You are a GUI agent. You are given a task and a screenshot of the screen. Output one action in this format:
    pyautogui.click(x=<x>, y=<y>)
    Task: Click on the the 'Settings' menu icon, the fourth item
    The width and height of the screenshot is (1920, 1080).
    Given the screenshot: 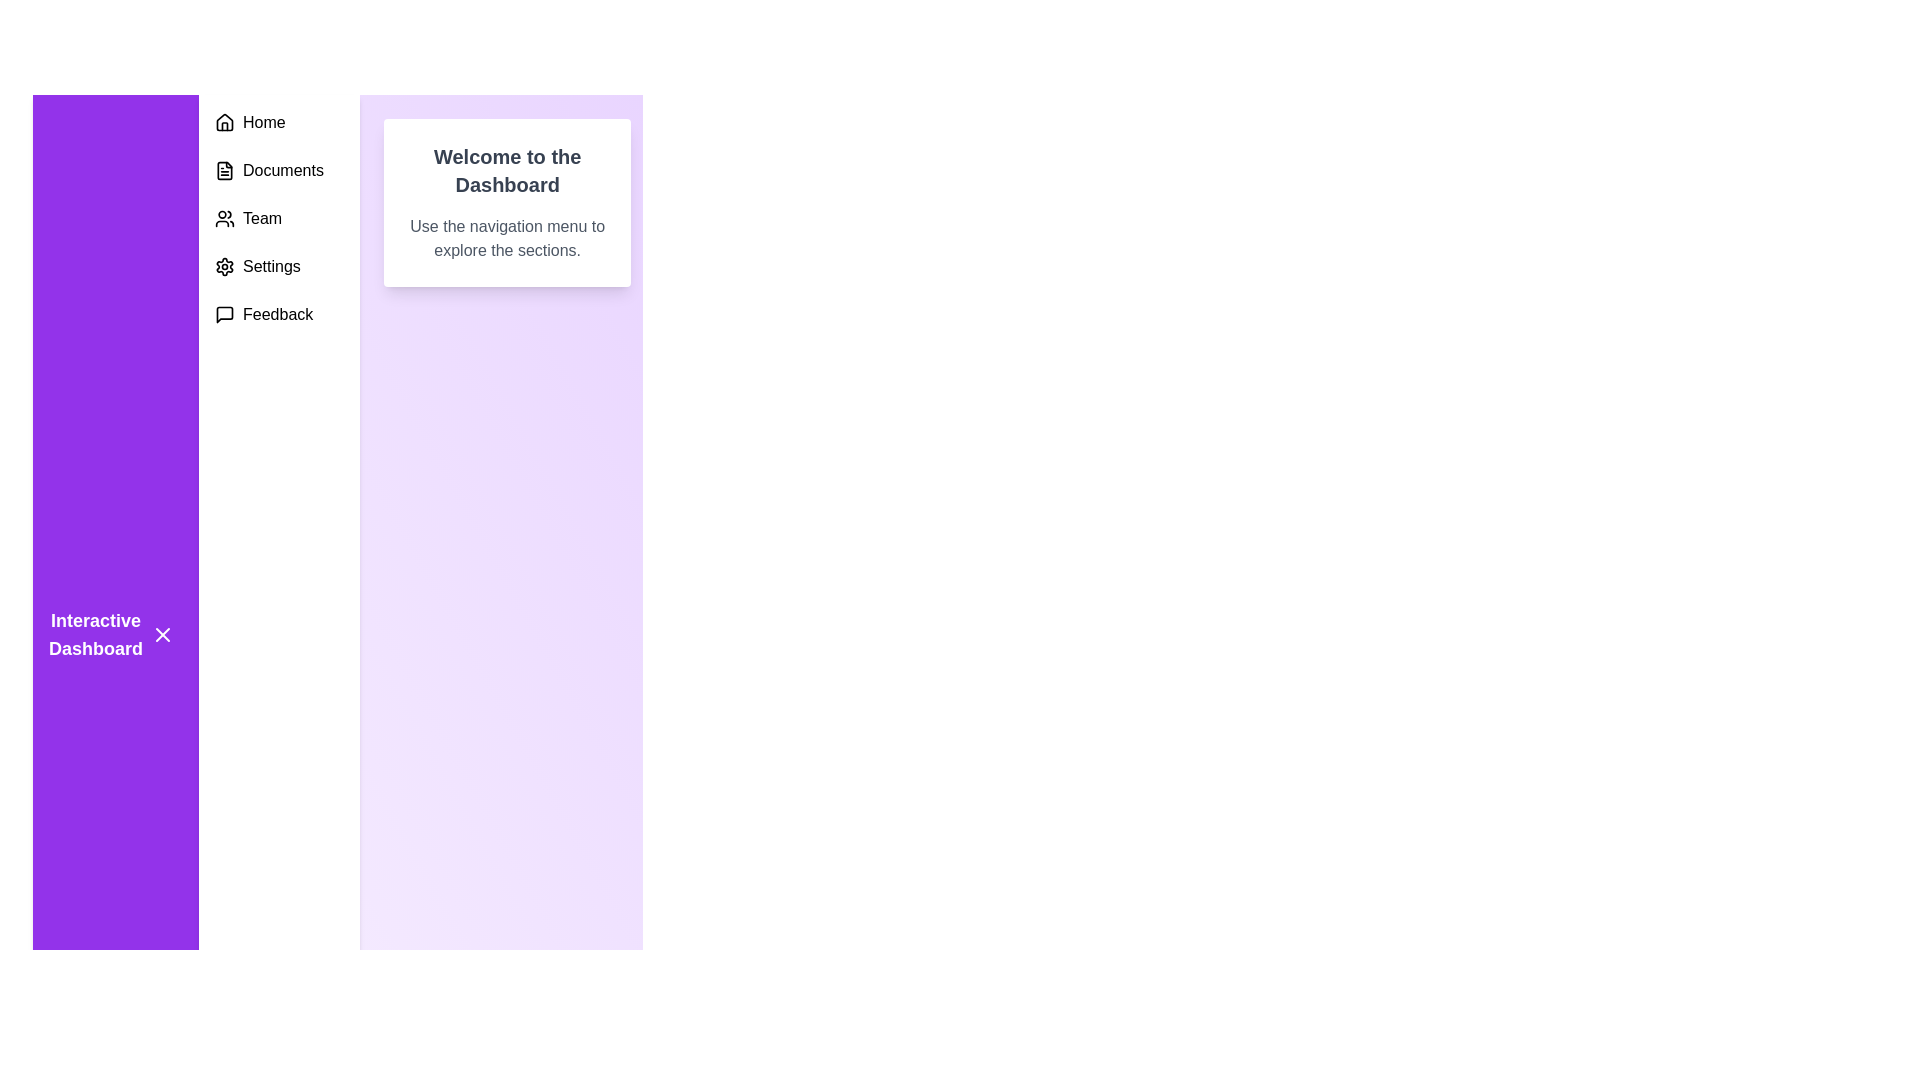 What is the action you would take?
    pyautogui.click(x=225, y=265)
    